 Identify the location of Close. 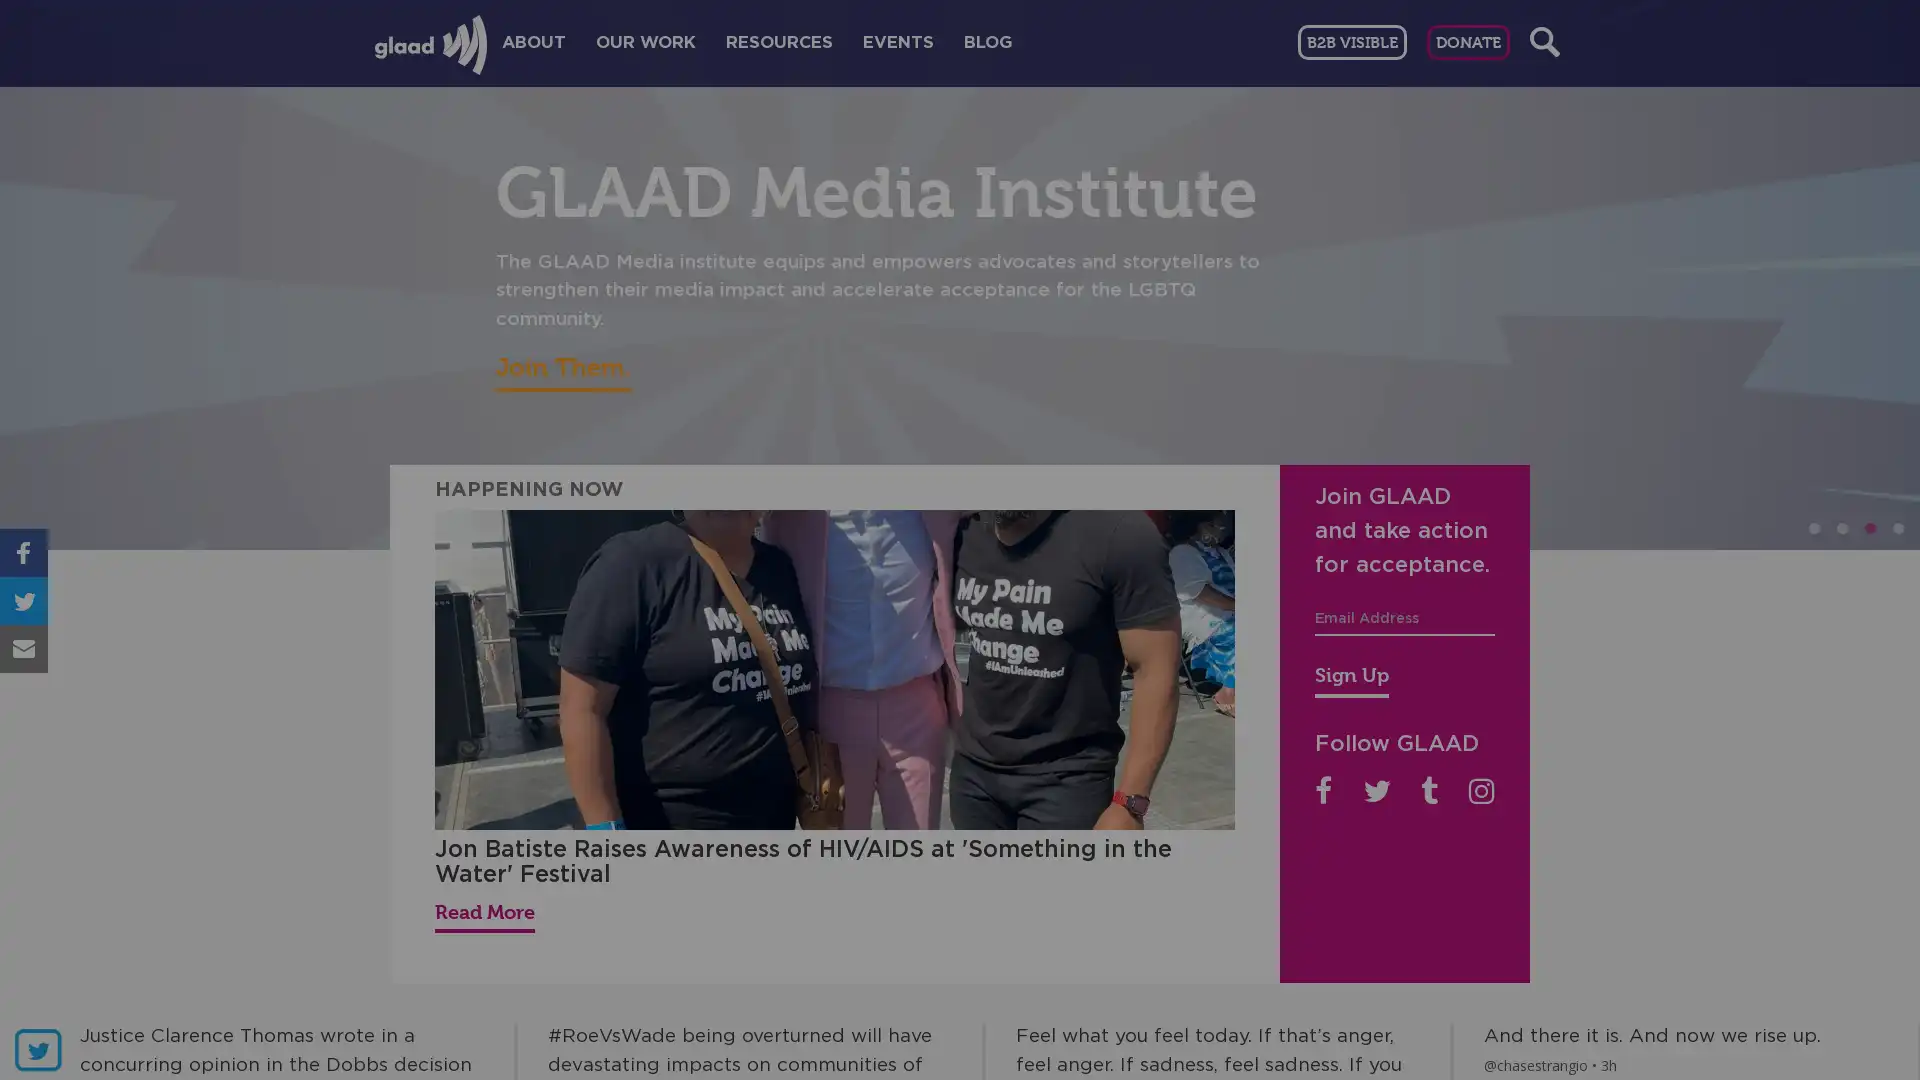
(1459, 237).